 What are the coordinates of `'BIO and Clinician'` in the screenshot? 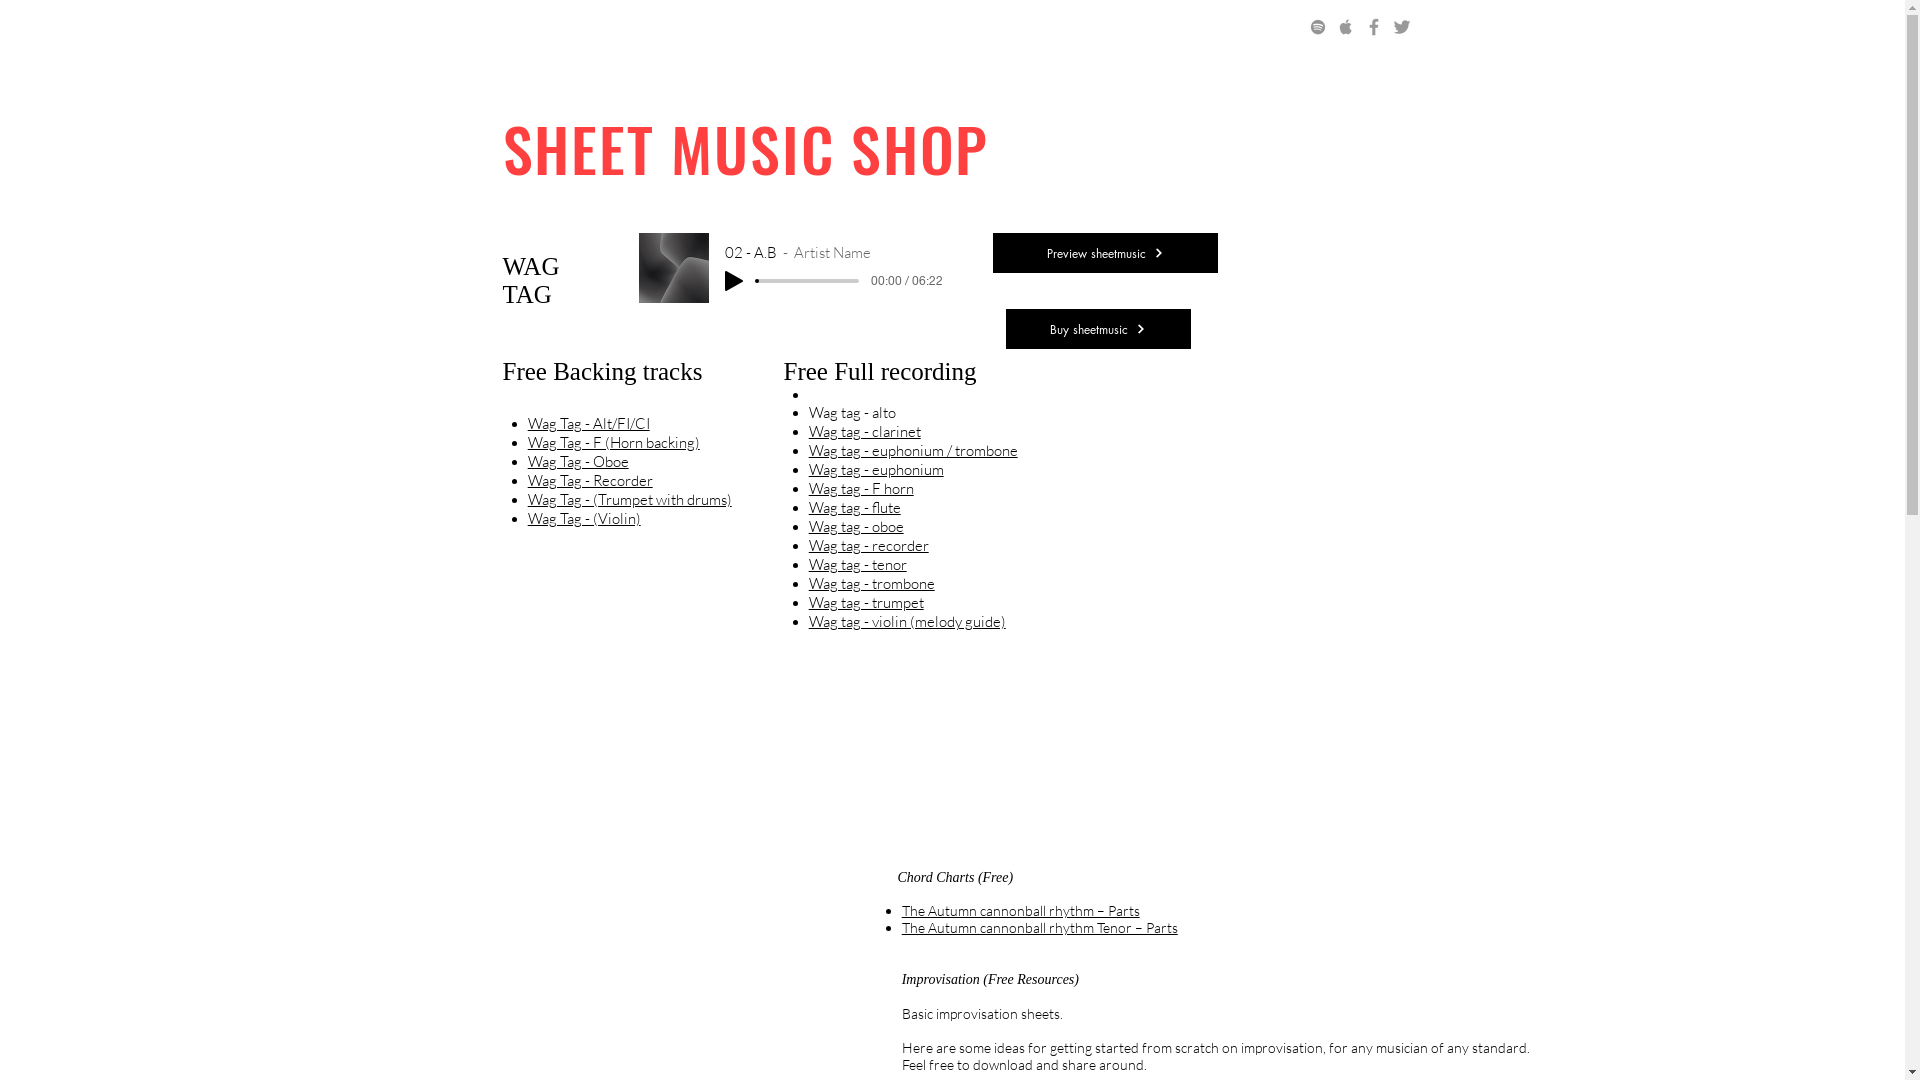 It's located at (621, 29).